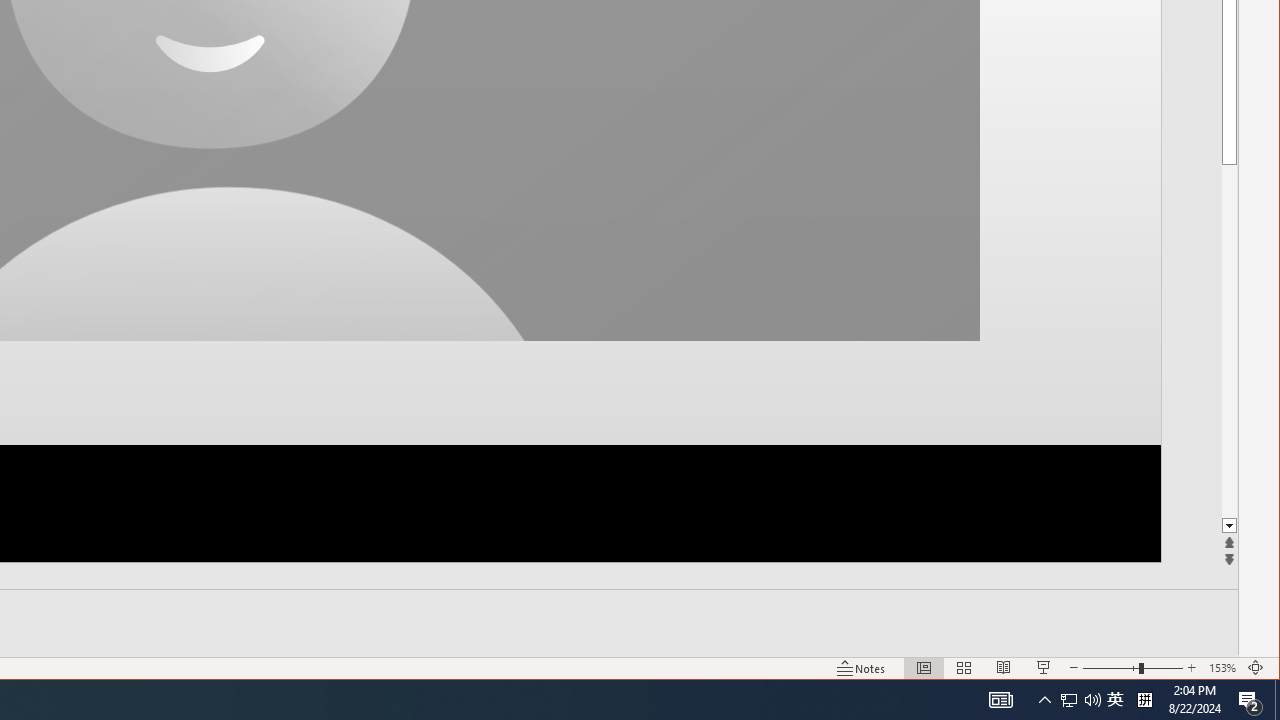  What do you see at coordinates (1221, 668) in the screenshot?
I see `'Zoom 153%'` at bounding box center [1221, 668].